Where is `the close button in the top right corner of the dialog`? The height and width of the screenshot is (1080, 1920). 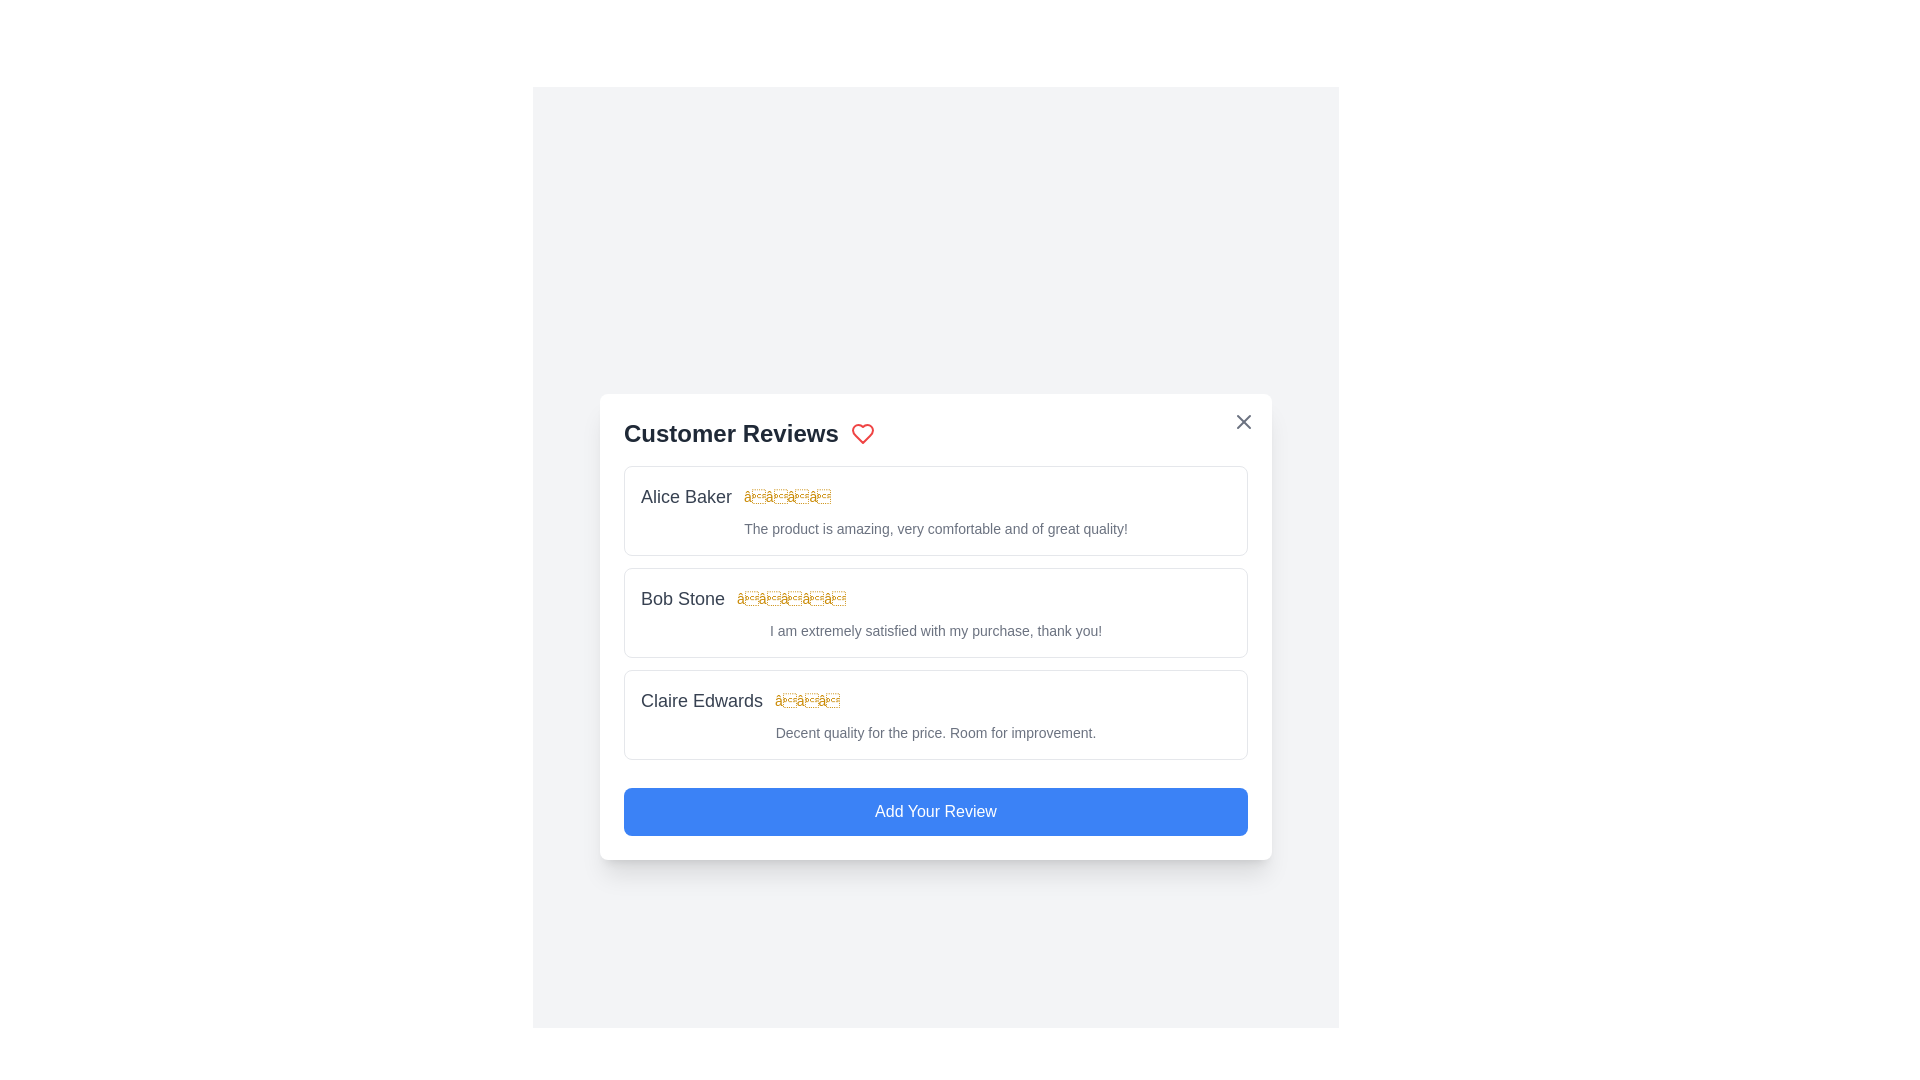 the close button in the top right corner of the dialog is located at coordinates (1242, 420).